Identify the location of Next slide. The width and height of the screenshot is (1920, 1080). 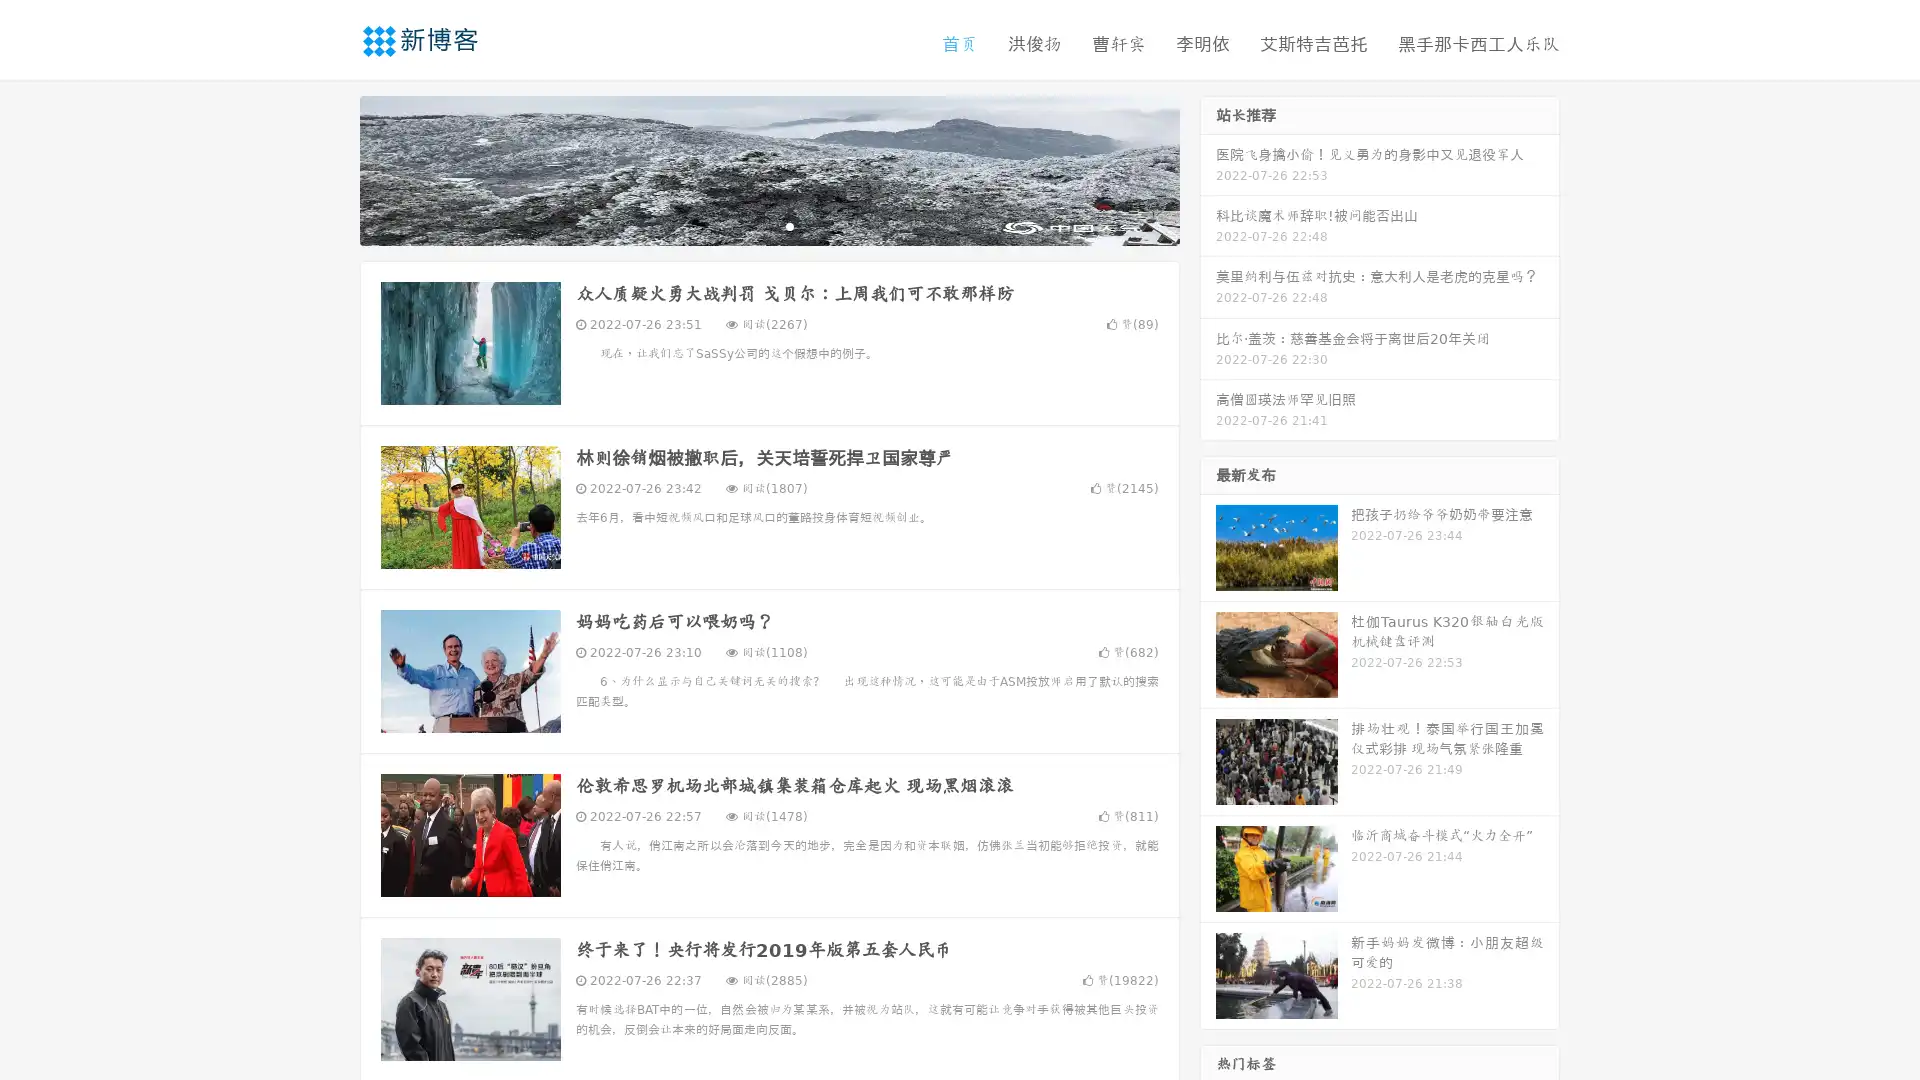
(1208, 168).